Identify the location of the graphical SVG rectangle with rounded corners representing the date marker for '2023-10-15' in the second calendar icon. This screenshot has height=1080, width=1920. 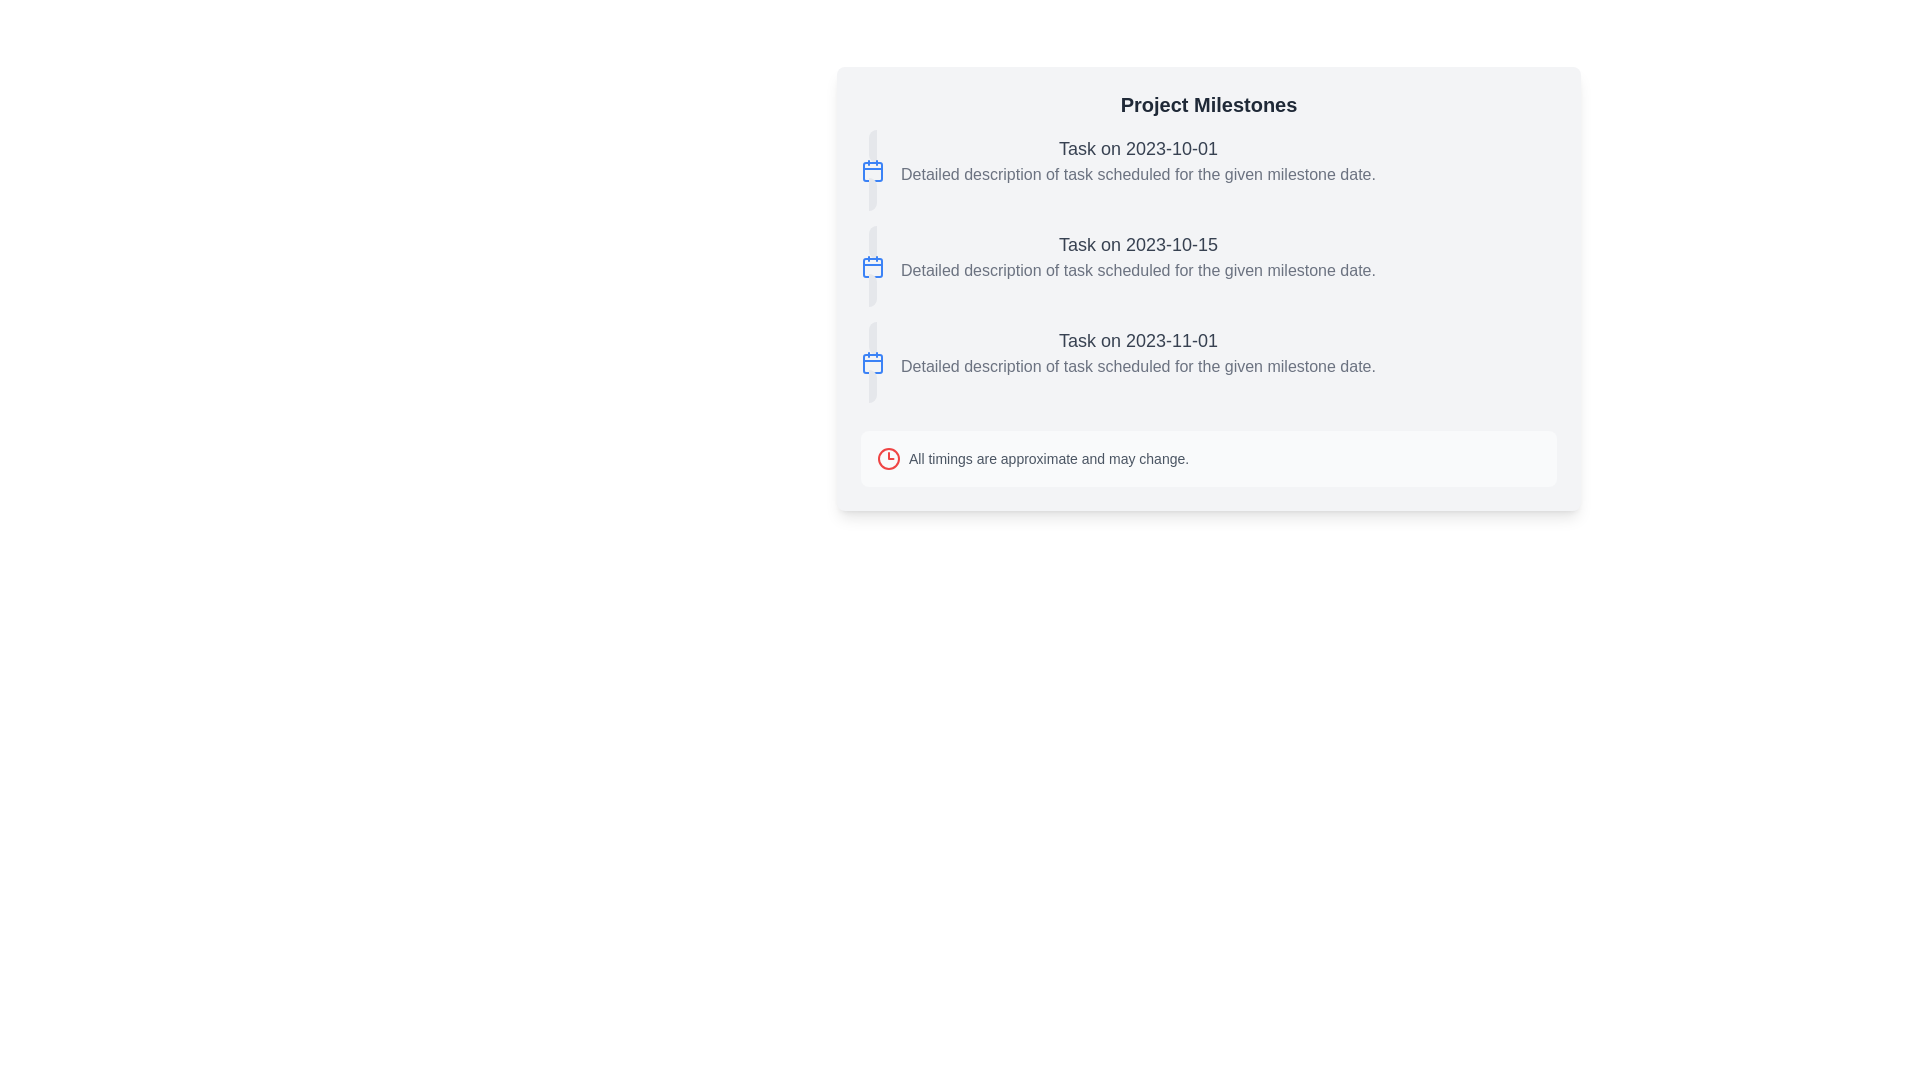
(873, 266).